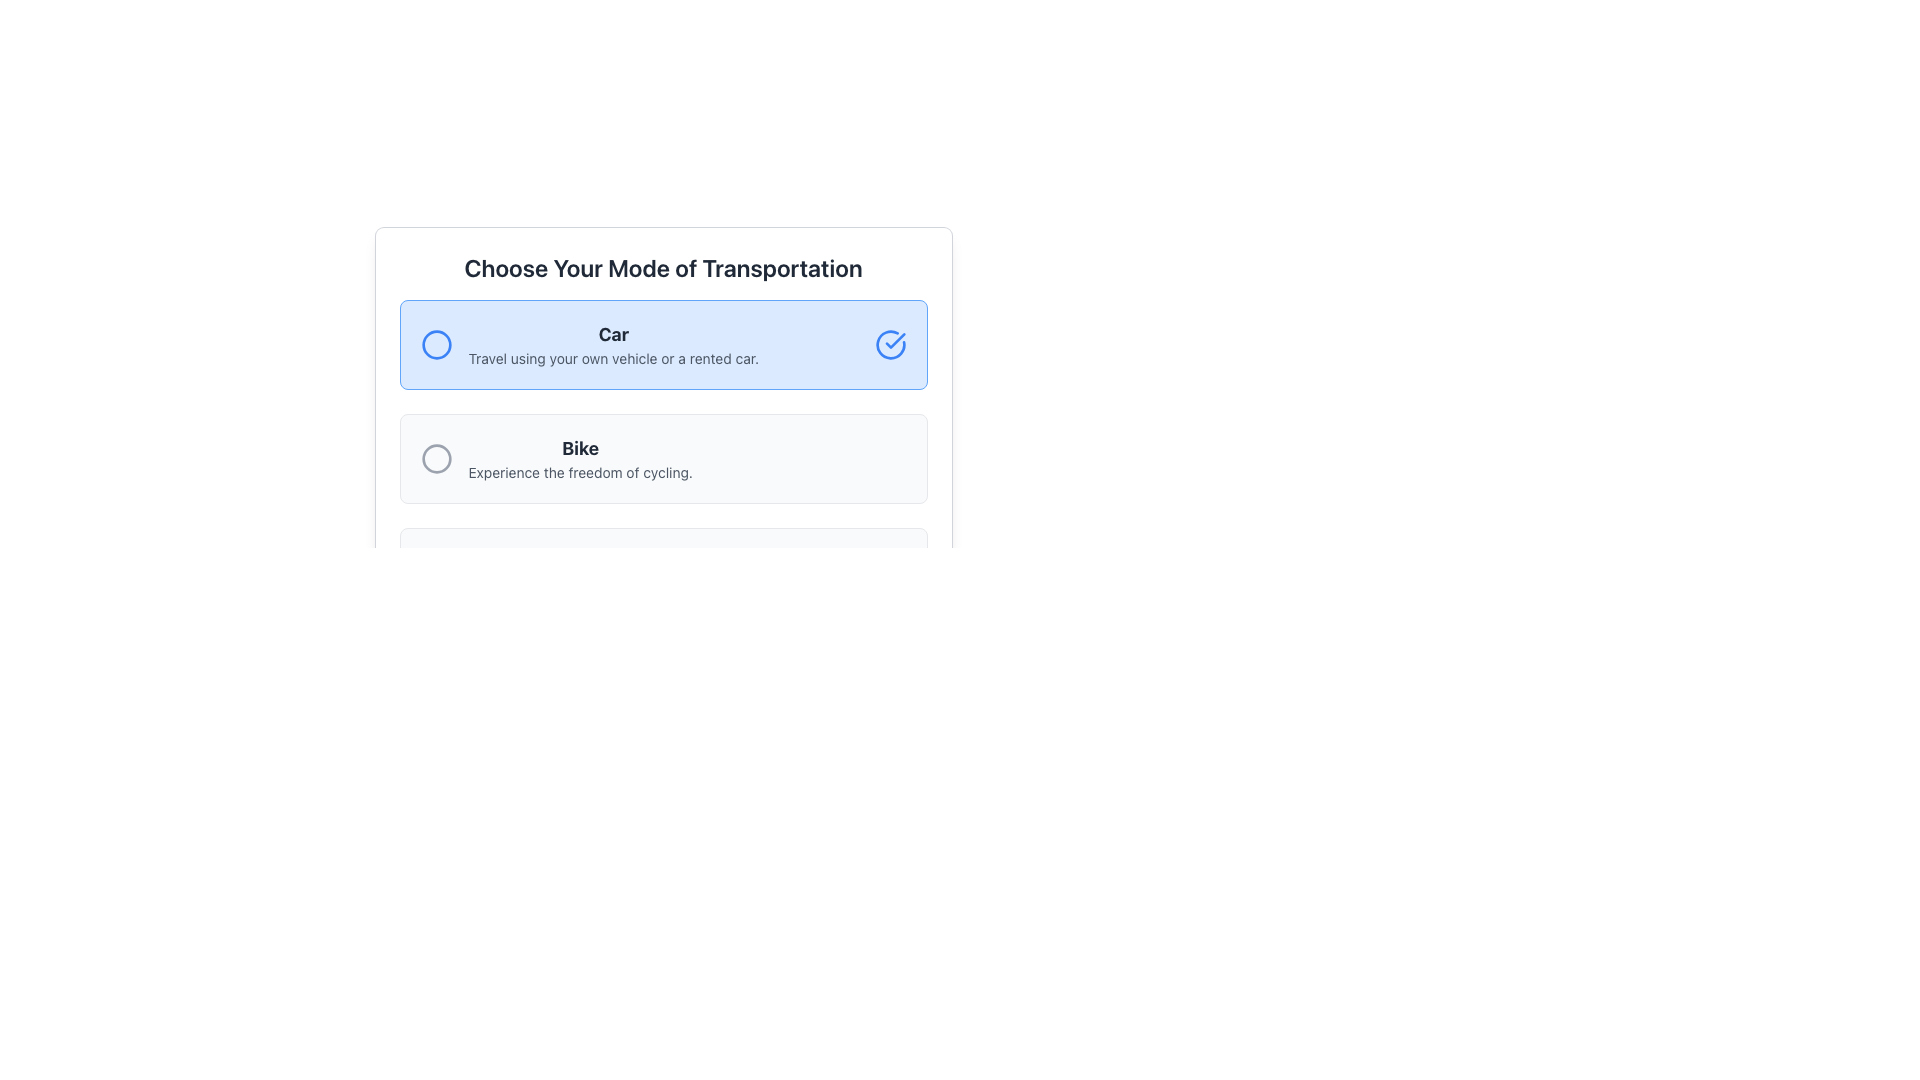 This screenshot has height=1080, width=1920. I want to click on the checkmark icon located at the far right side of the 'Car' option button group under the 'Choose Your Mode of Transportation' heading, so click(894, 339).